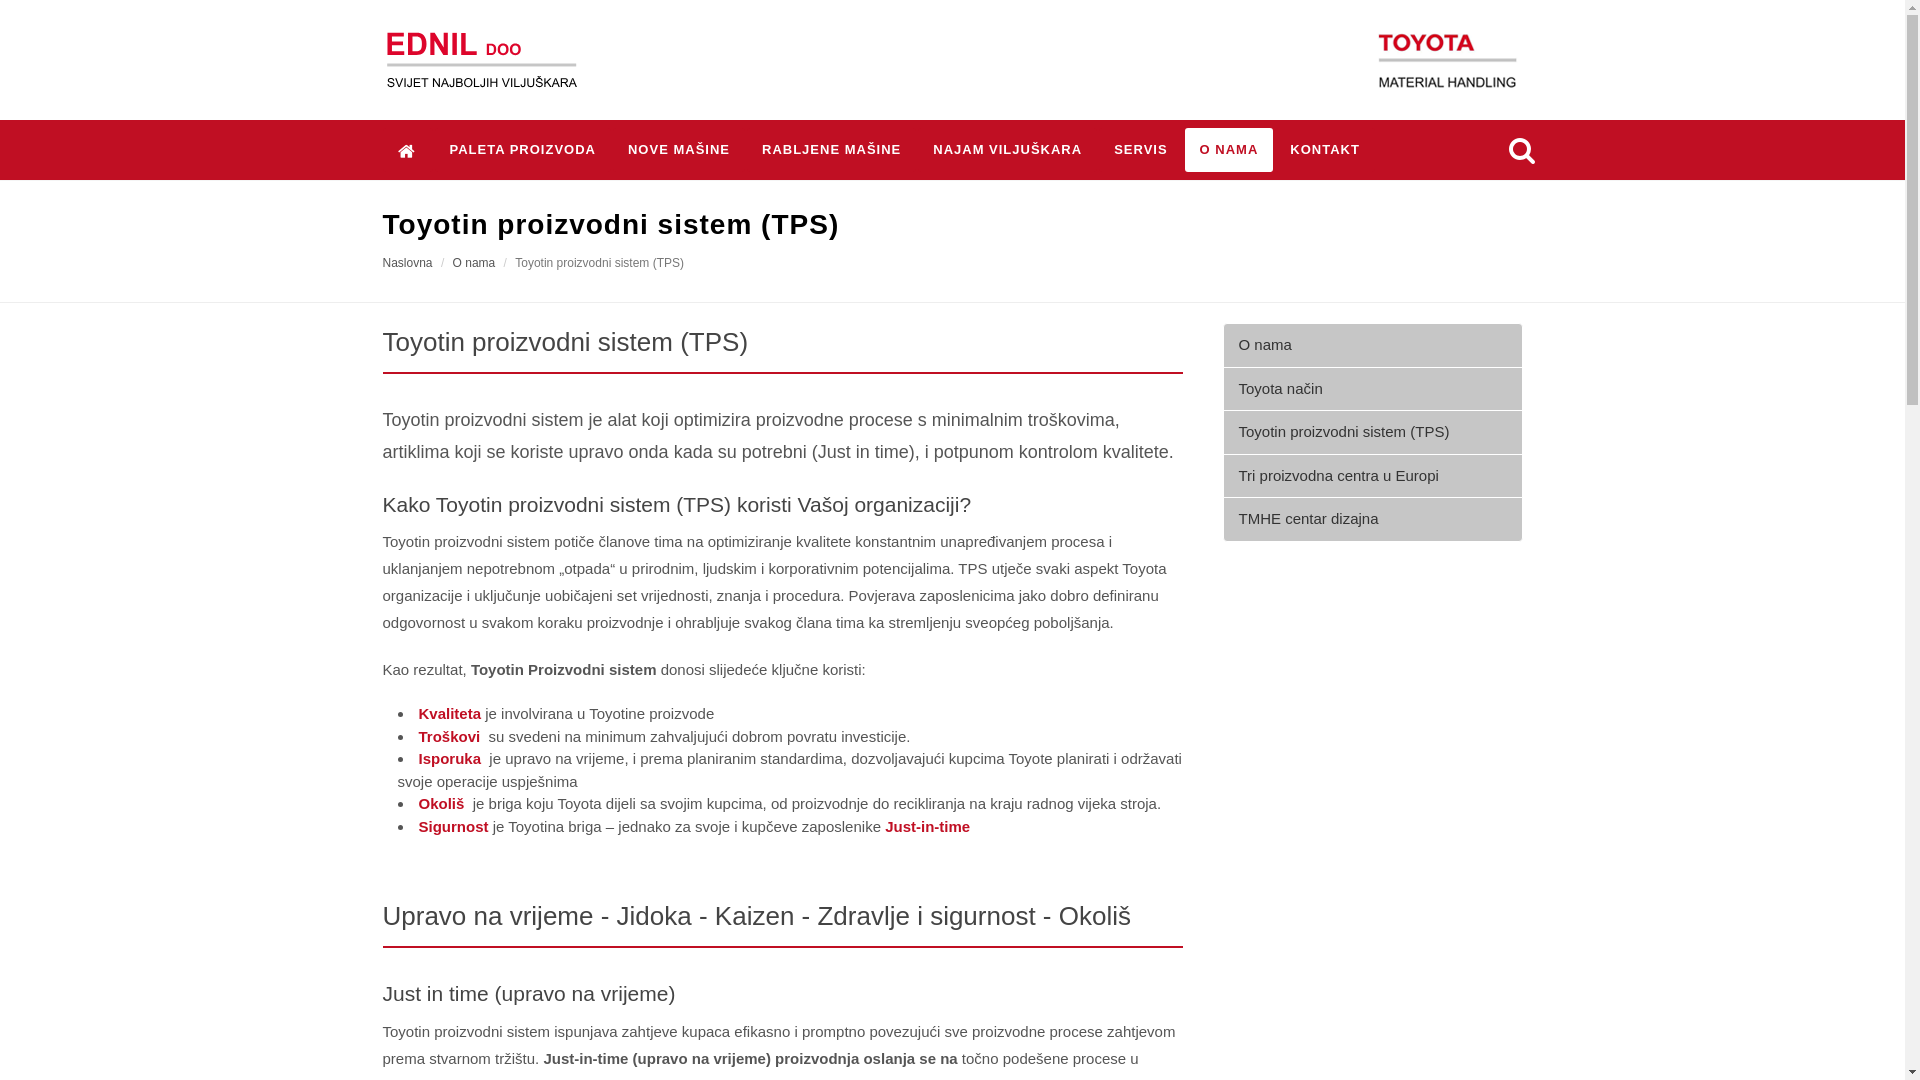 This screenshot has width=1920, height=1080. What do you see at coordinates (1228, 149) in the screenshot?
I see `'O NAMA'` at bounding box center [1228, 149].